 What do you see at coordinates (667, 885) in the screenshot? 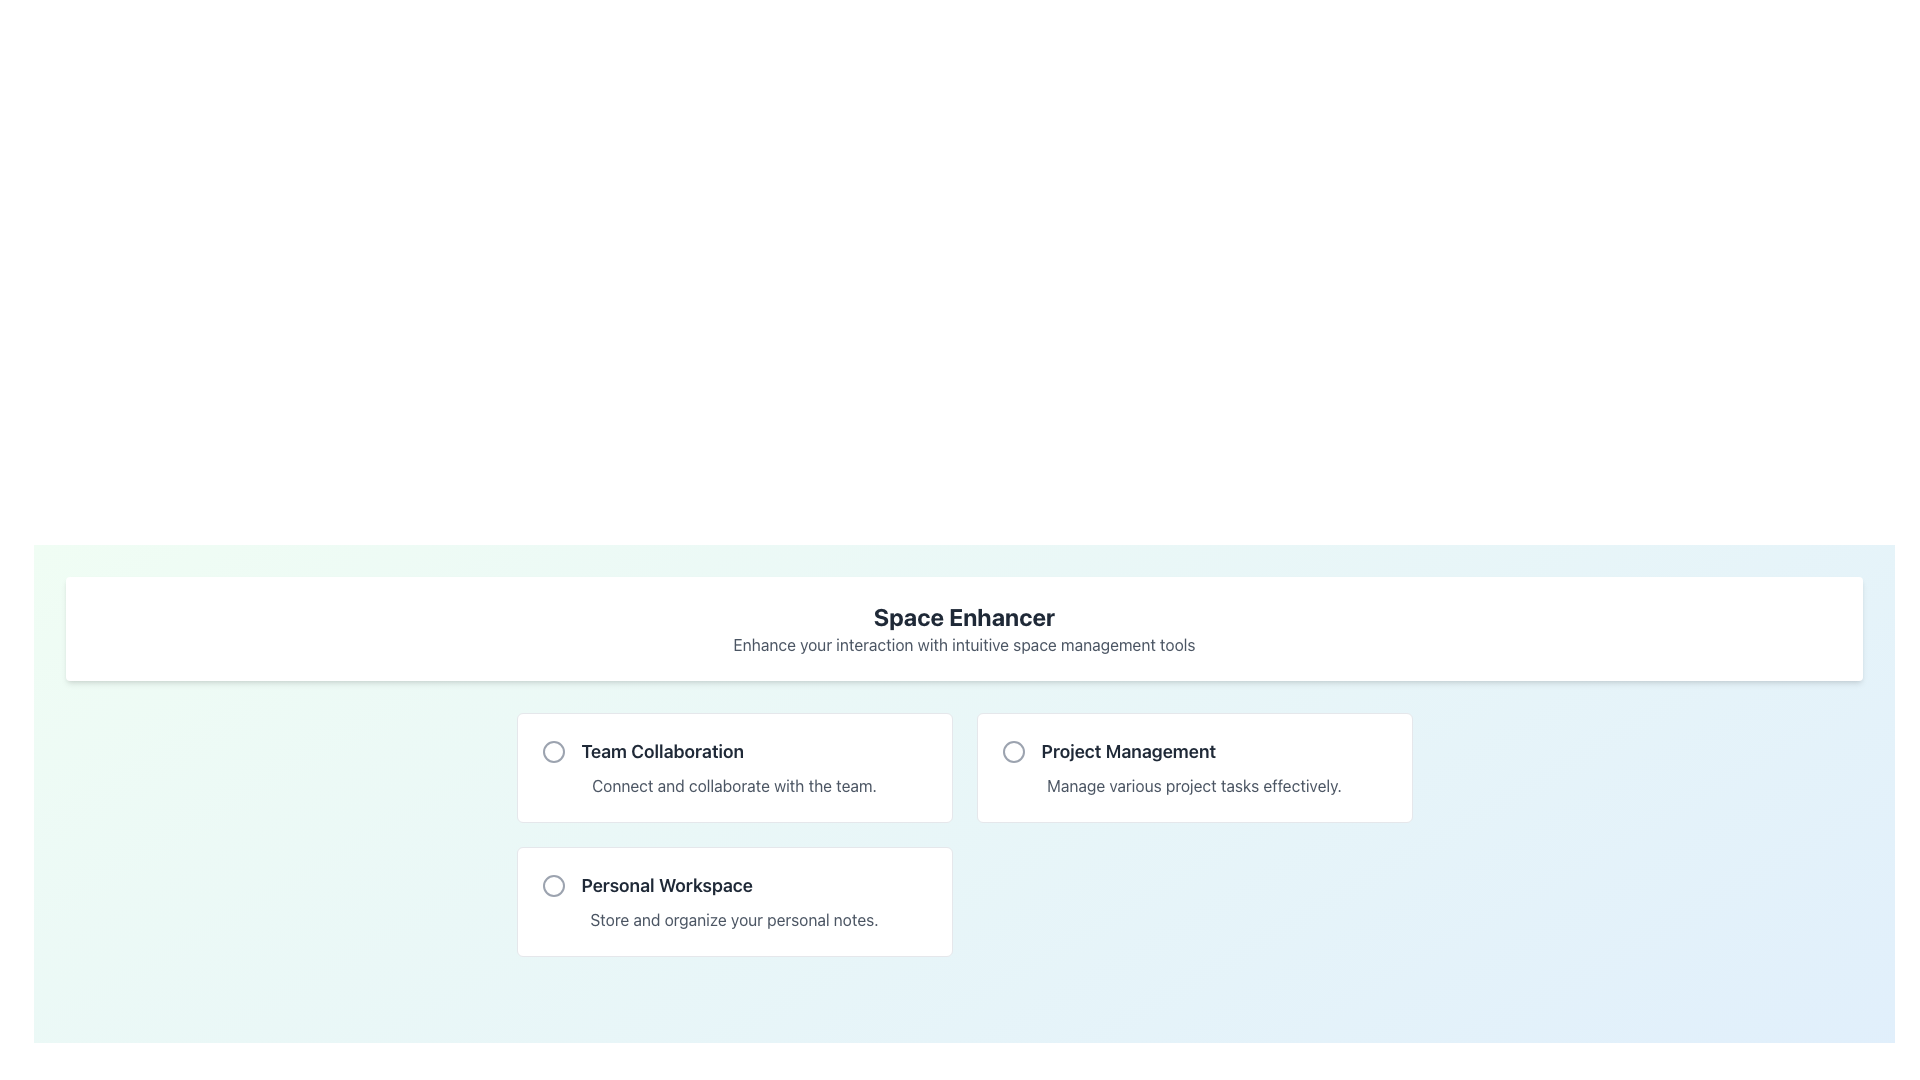
I see `the 'Personal Workspace' text label, which is a large, bold, dark gray label located below the 'Team Collaboration' option and to the right of a circular icon` at bounding box center [667, 885].